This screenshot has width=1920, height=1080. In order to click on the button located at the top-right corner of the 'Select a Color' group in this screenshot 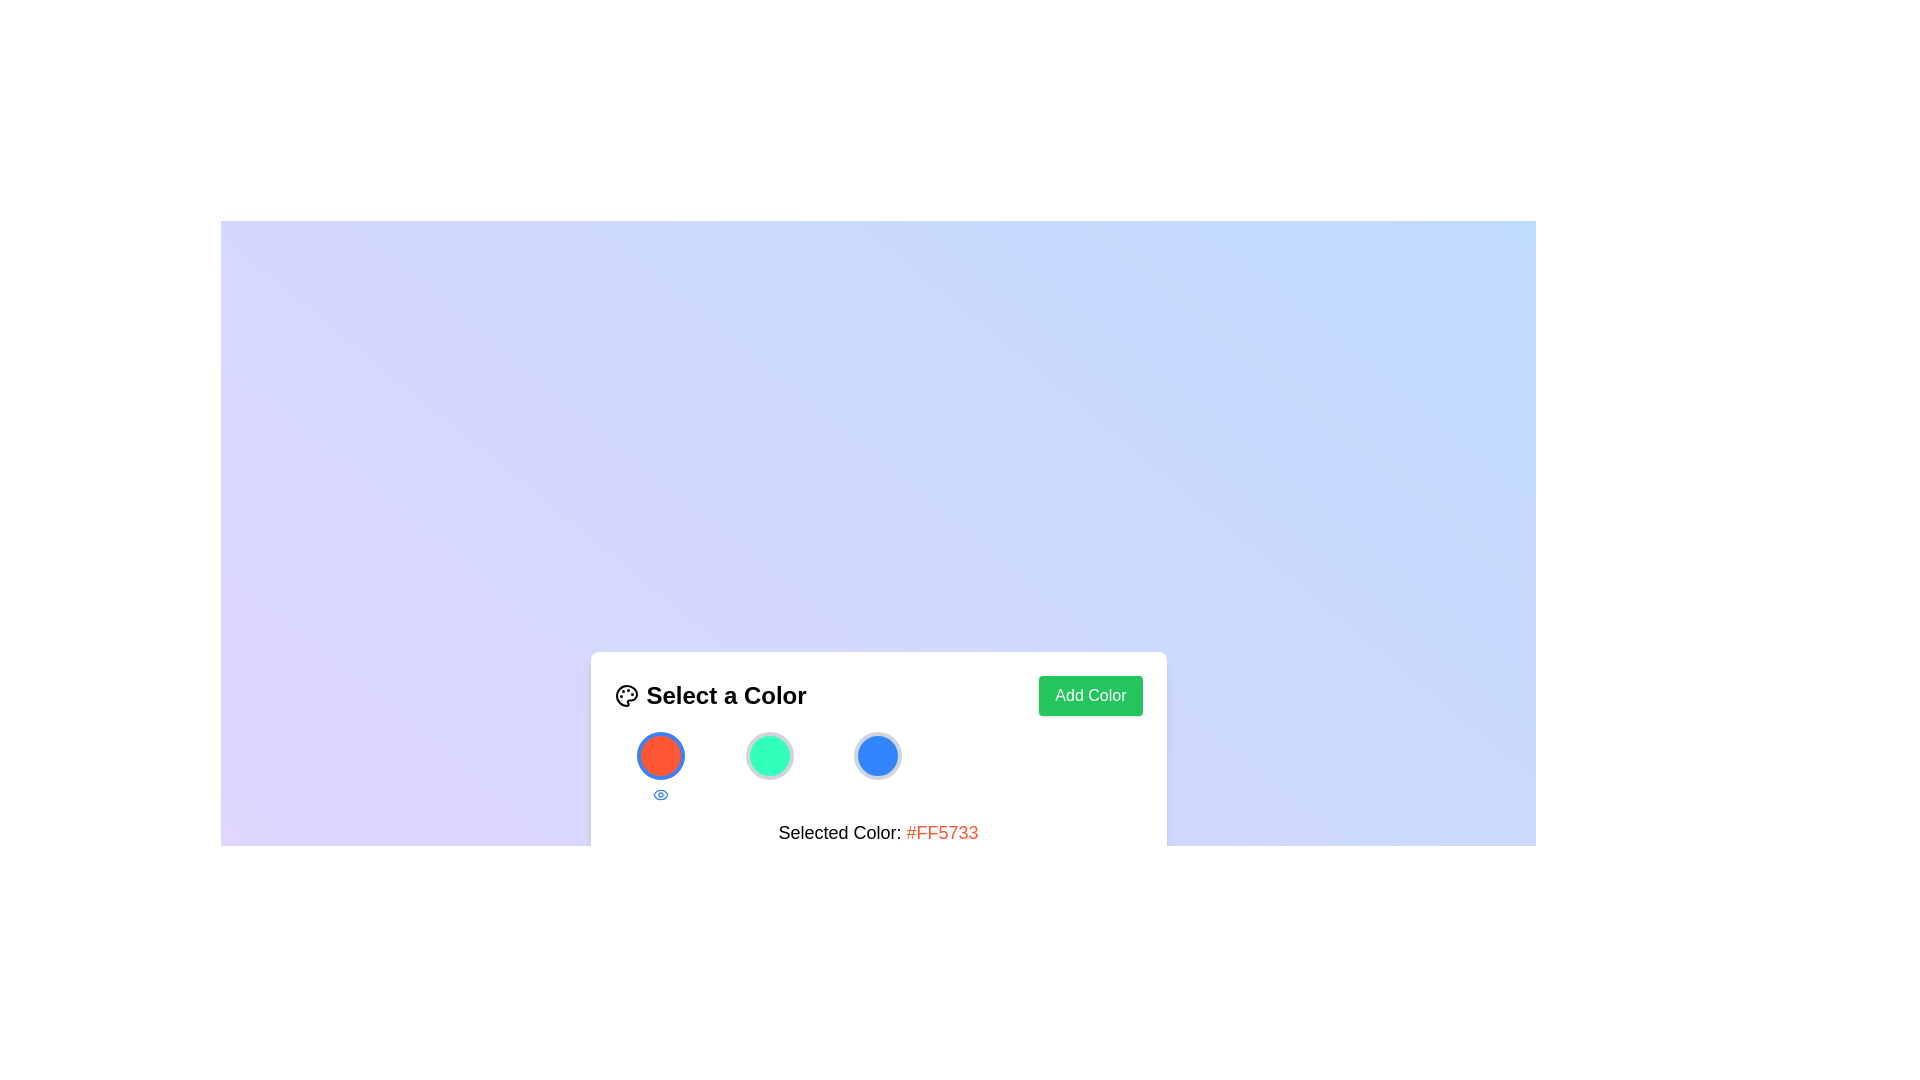, I will do `click(1089, 694)`.